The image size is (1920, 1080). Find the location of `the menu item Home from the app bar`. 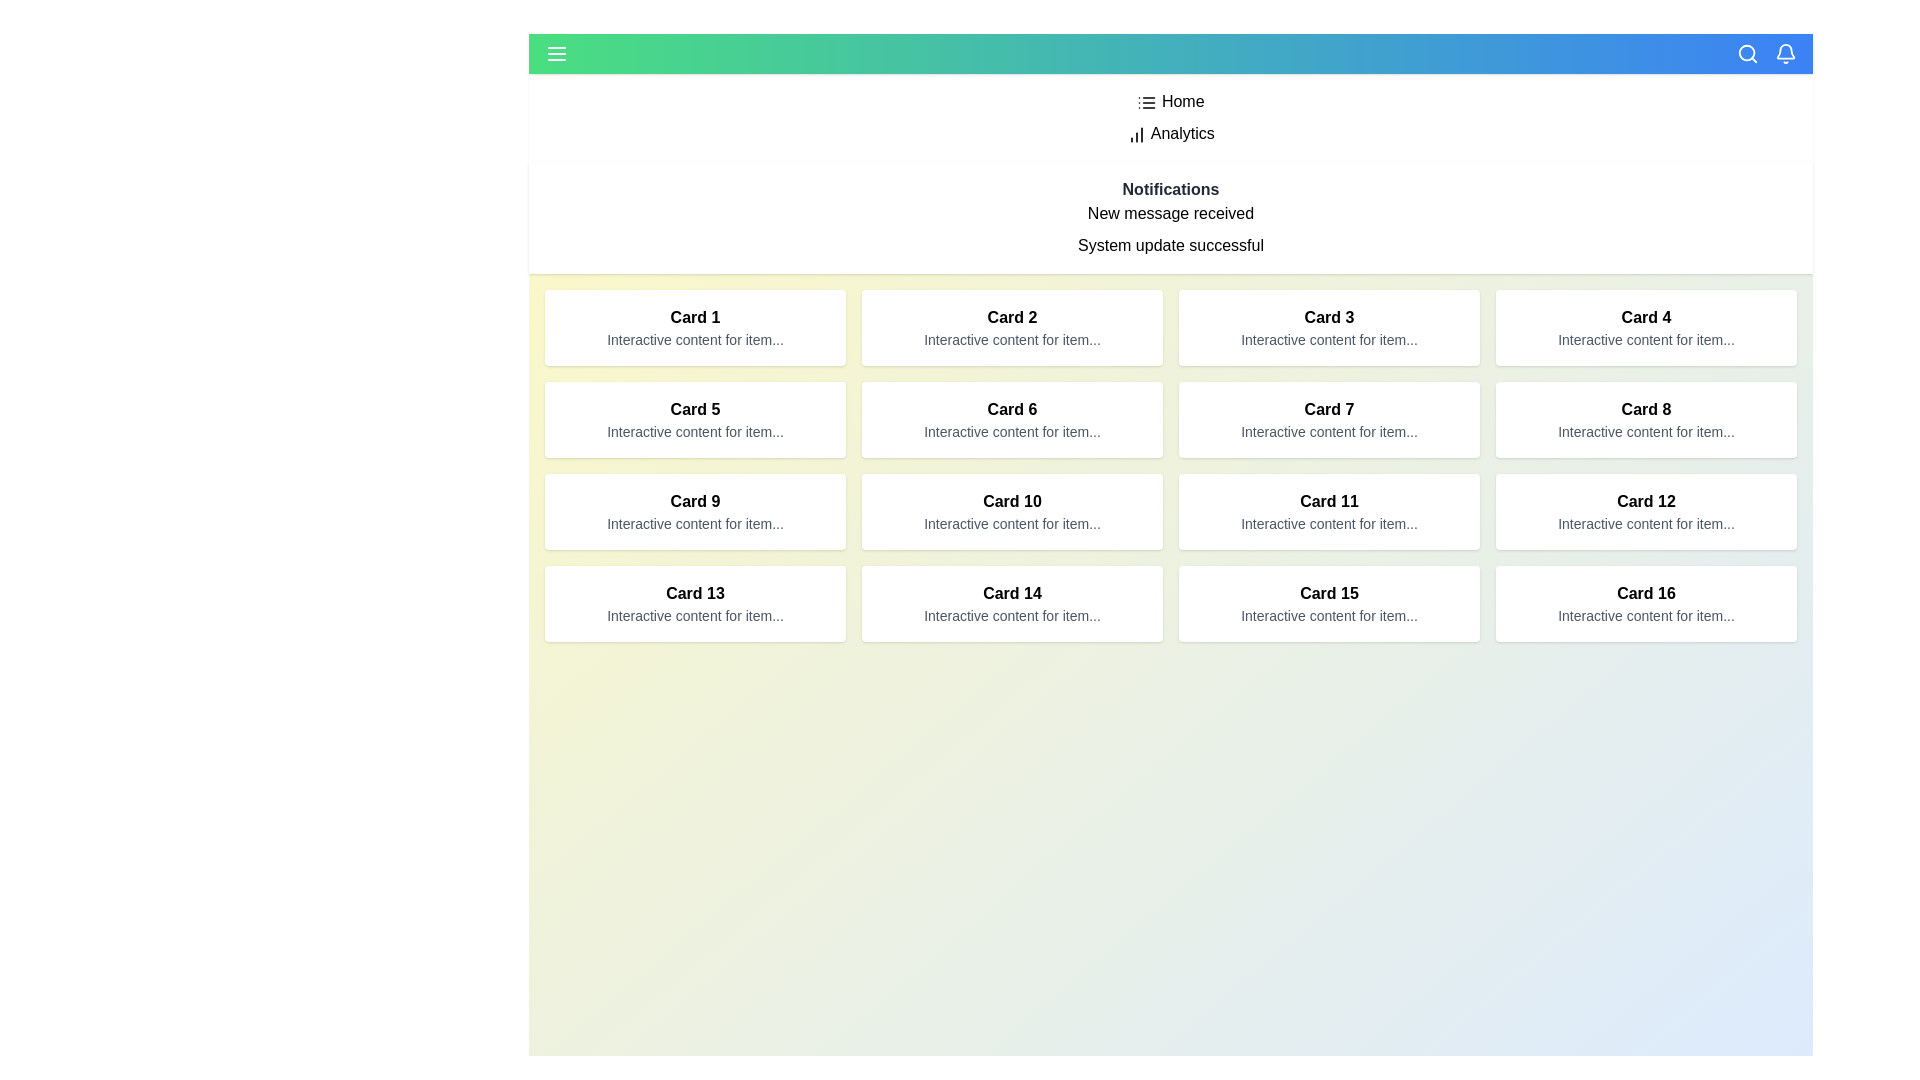

the menu item Home from the app bar is located at coordinates (545, 101).